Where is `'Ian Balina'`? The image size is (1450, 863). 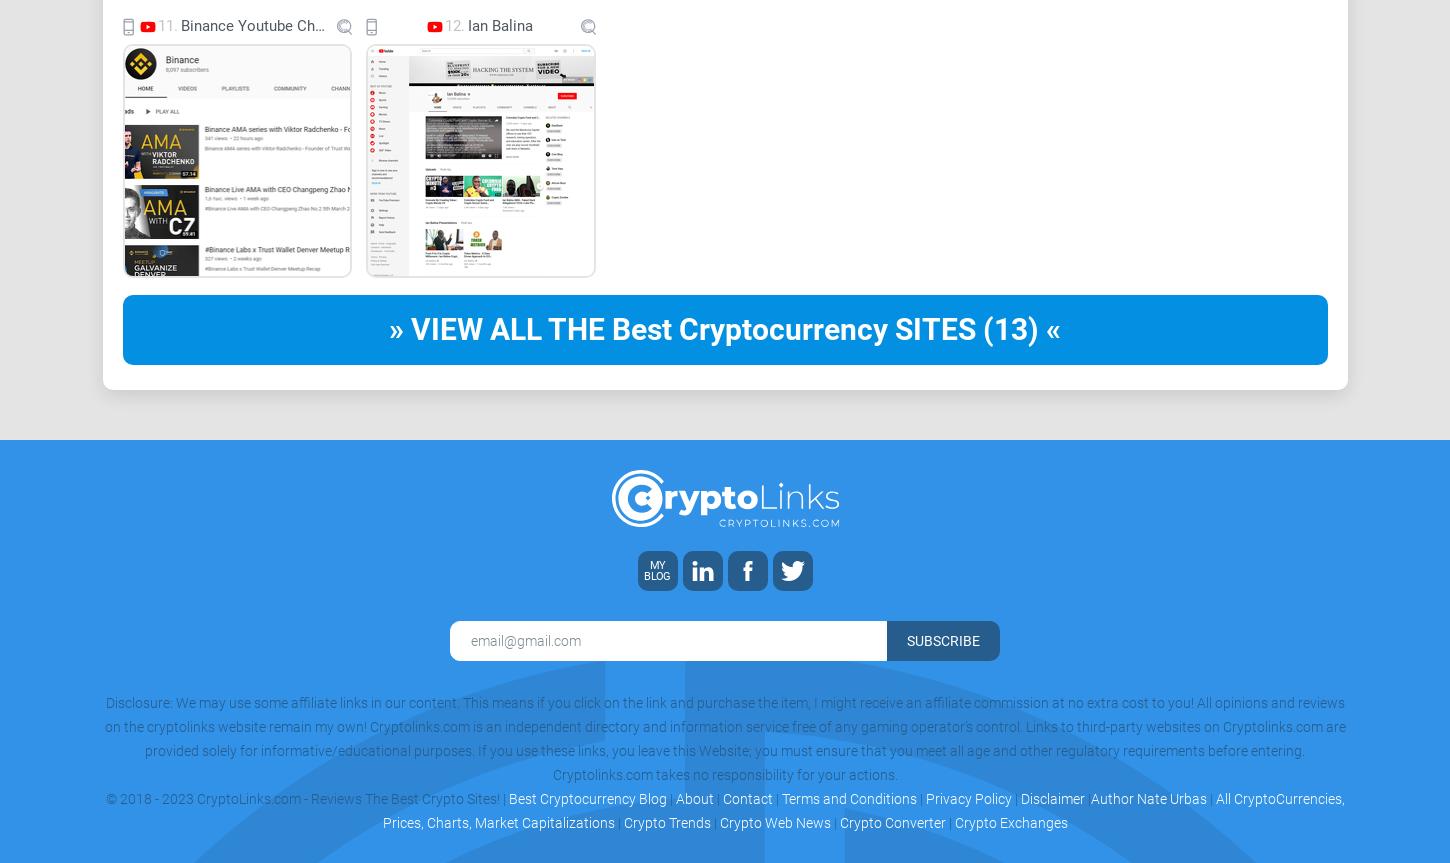
'Ian Balina' is located at coordinates (499, 25).